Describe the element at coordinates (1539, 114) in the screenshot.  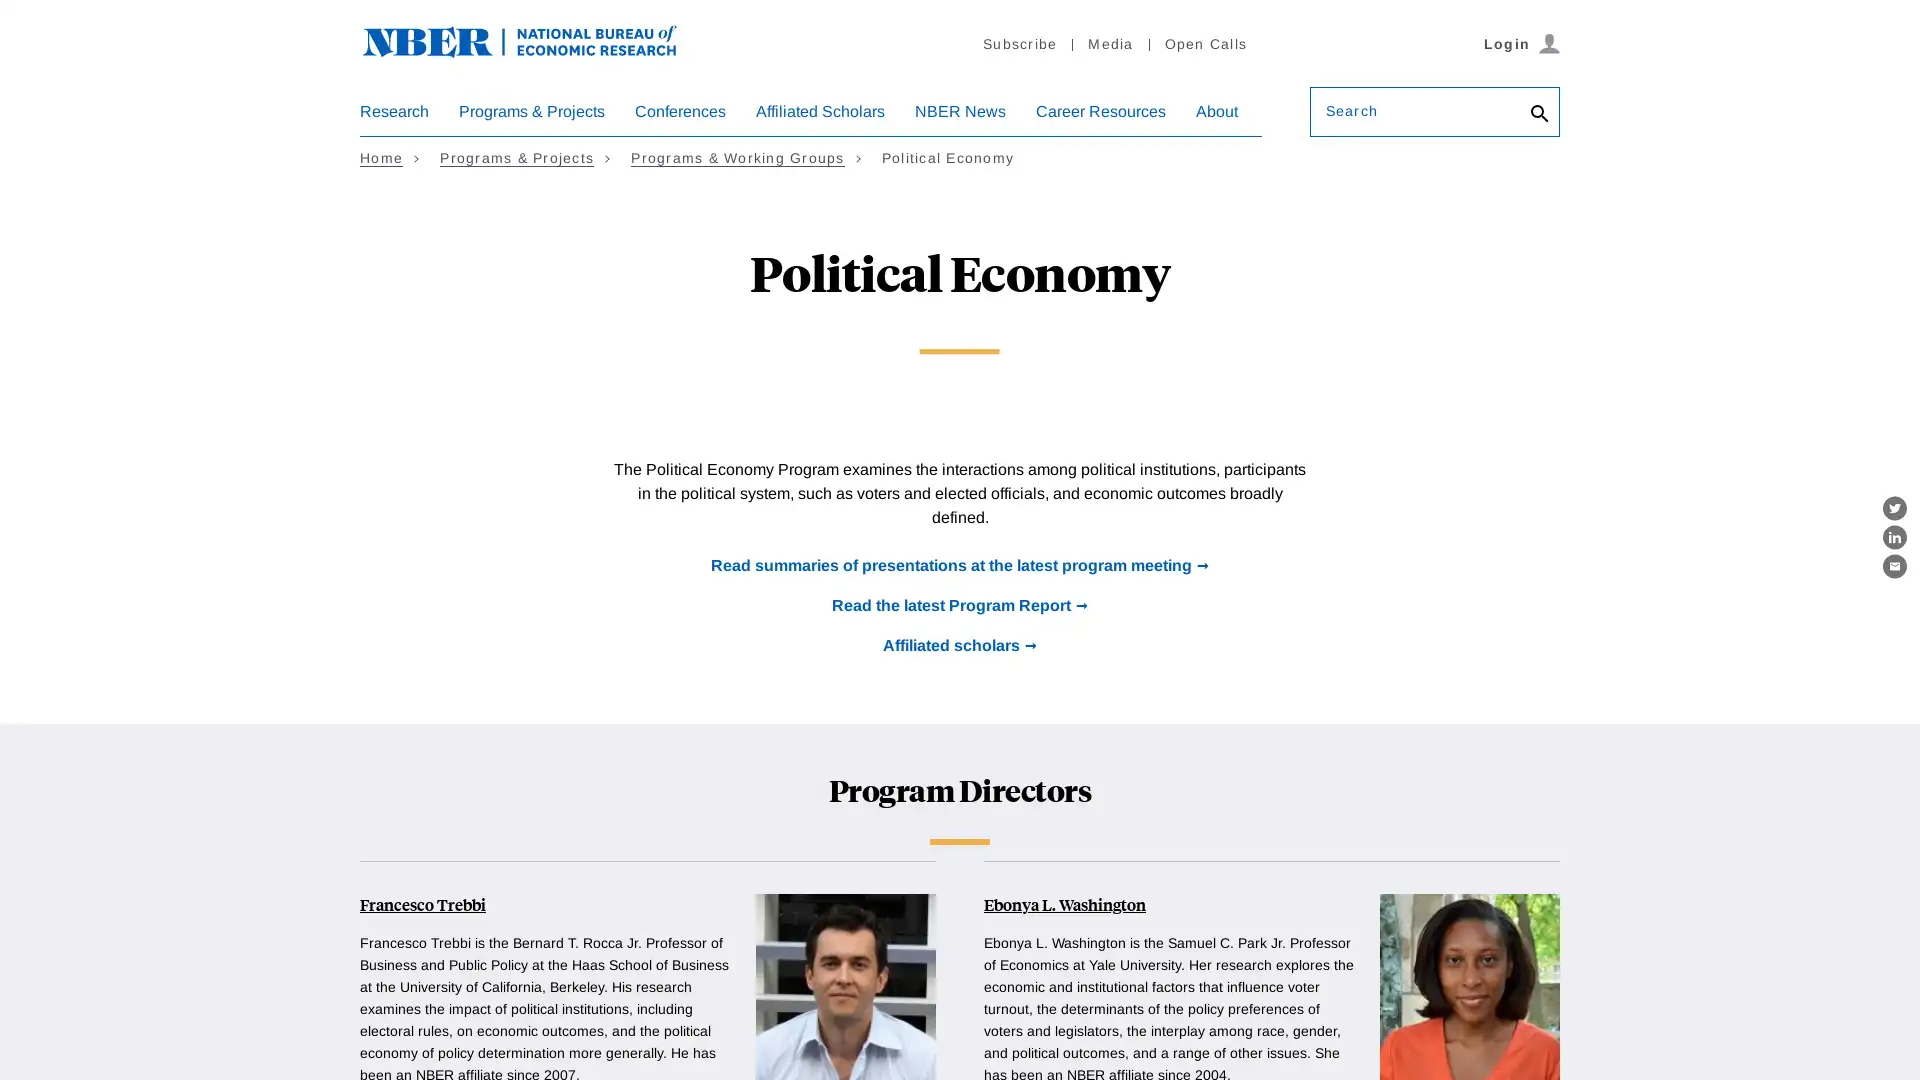
I see `Search` at that location.